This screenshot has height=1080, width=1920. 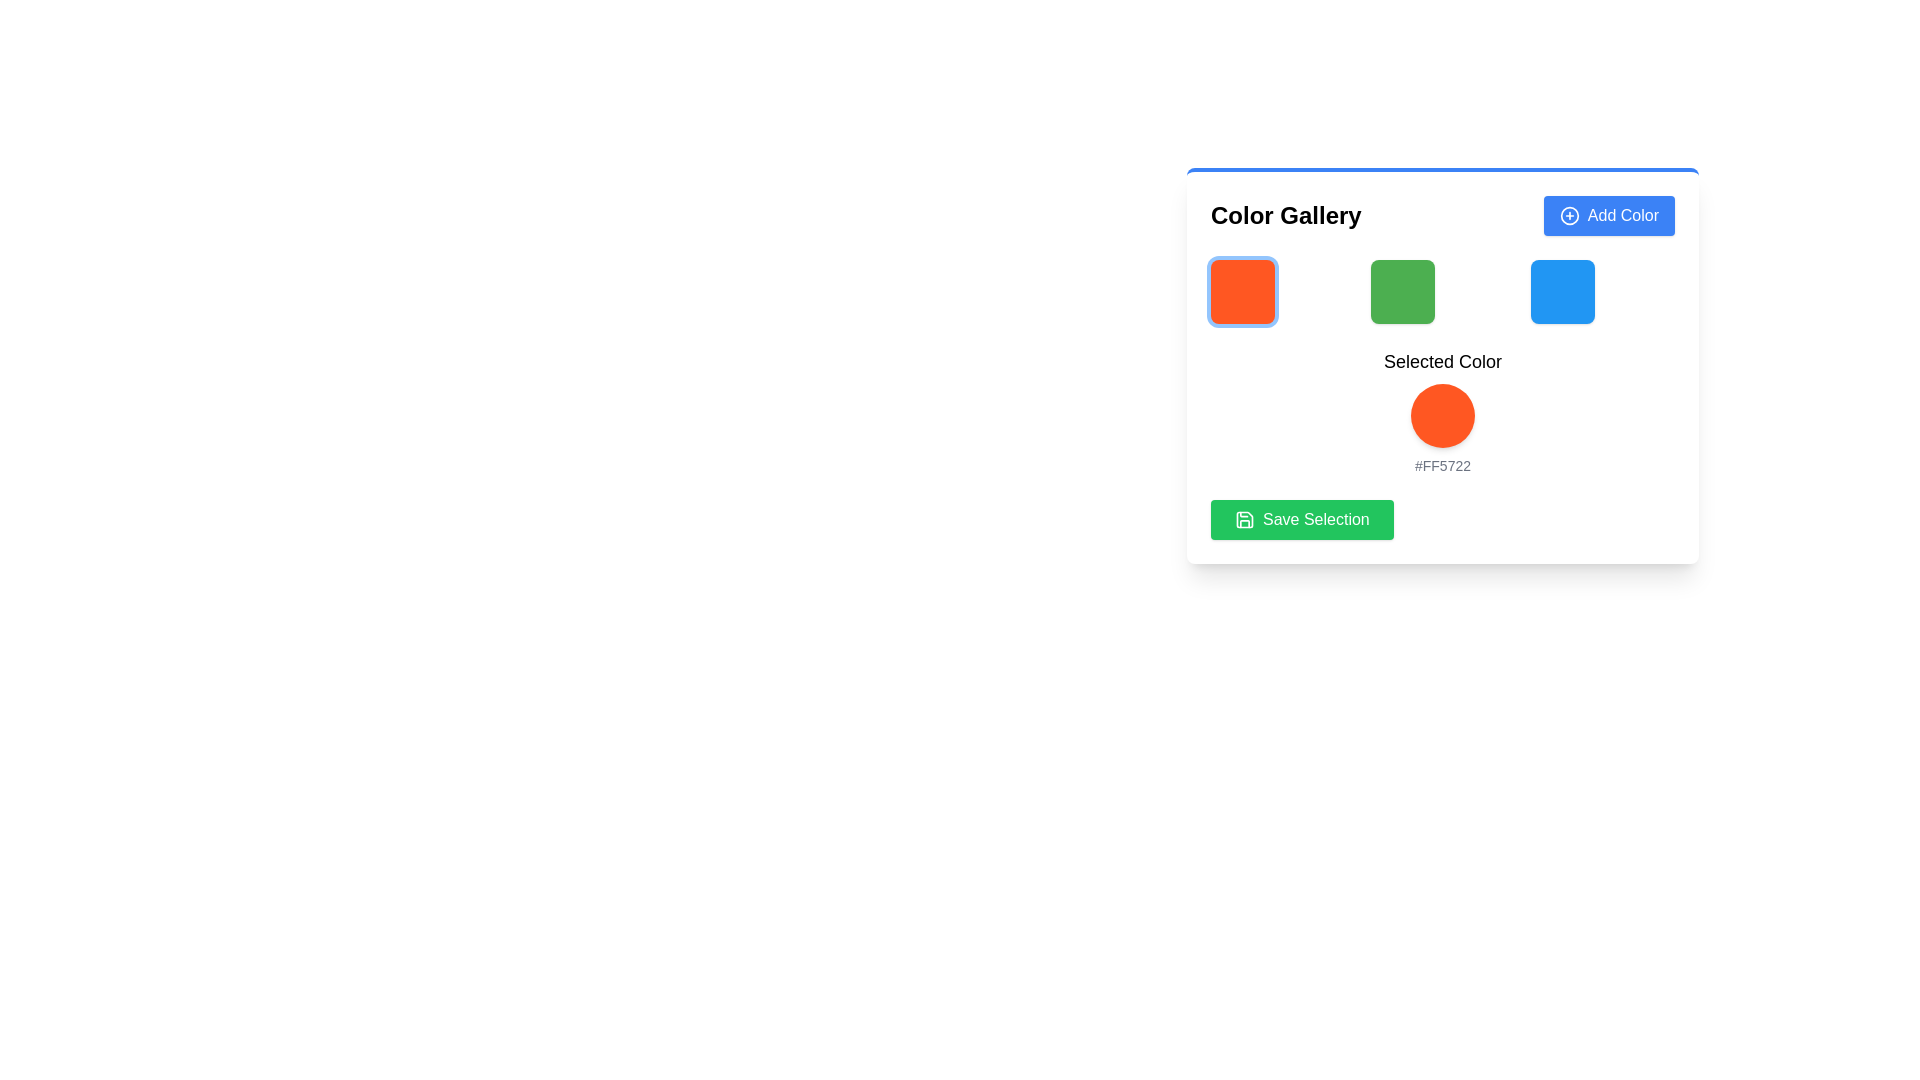 I want to click on the button located in the top-right corner of the 'Color Gallery' panel, which initiates the action to add a new color, so click(x=1609, y=216).